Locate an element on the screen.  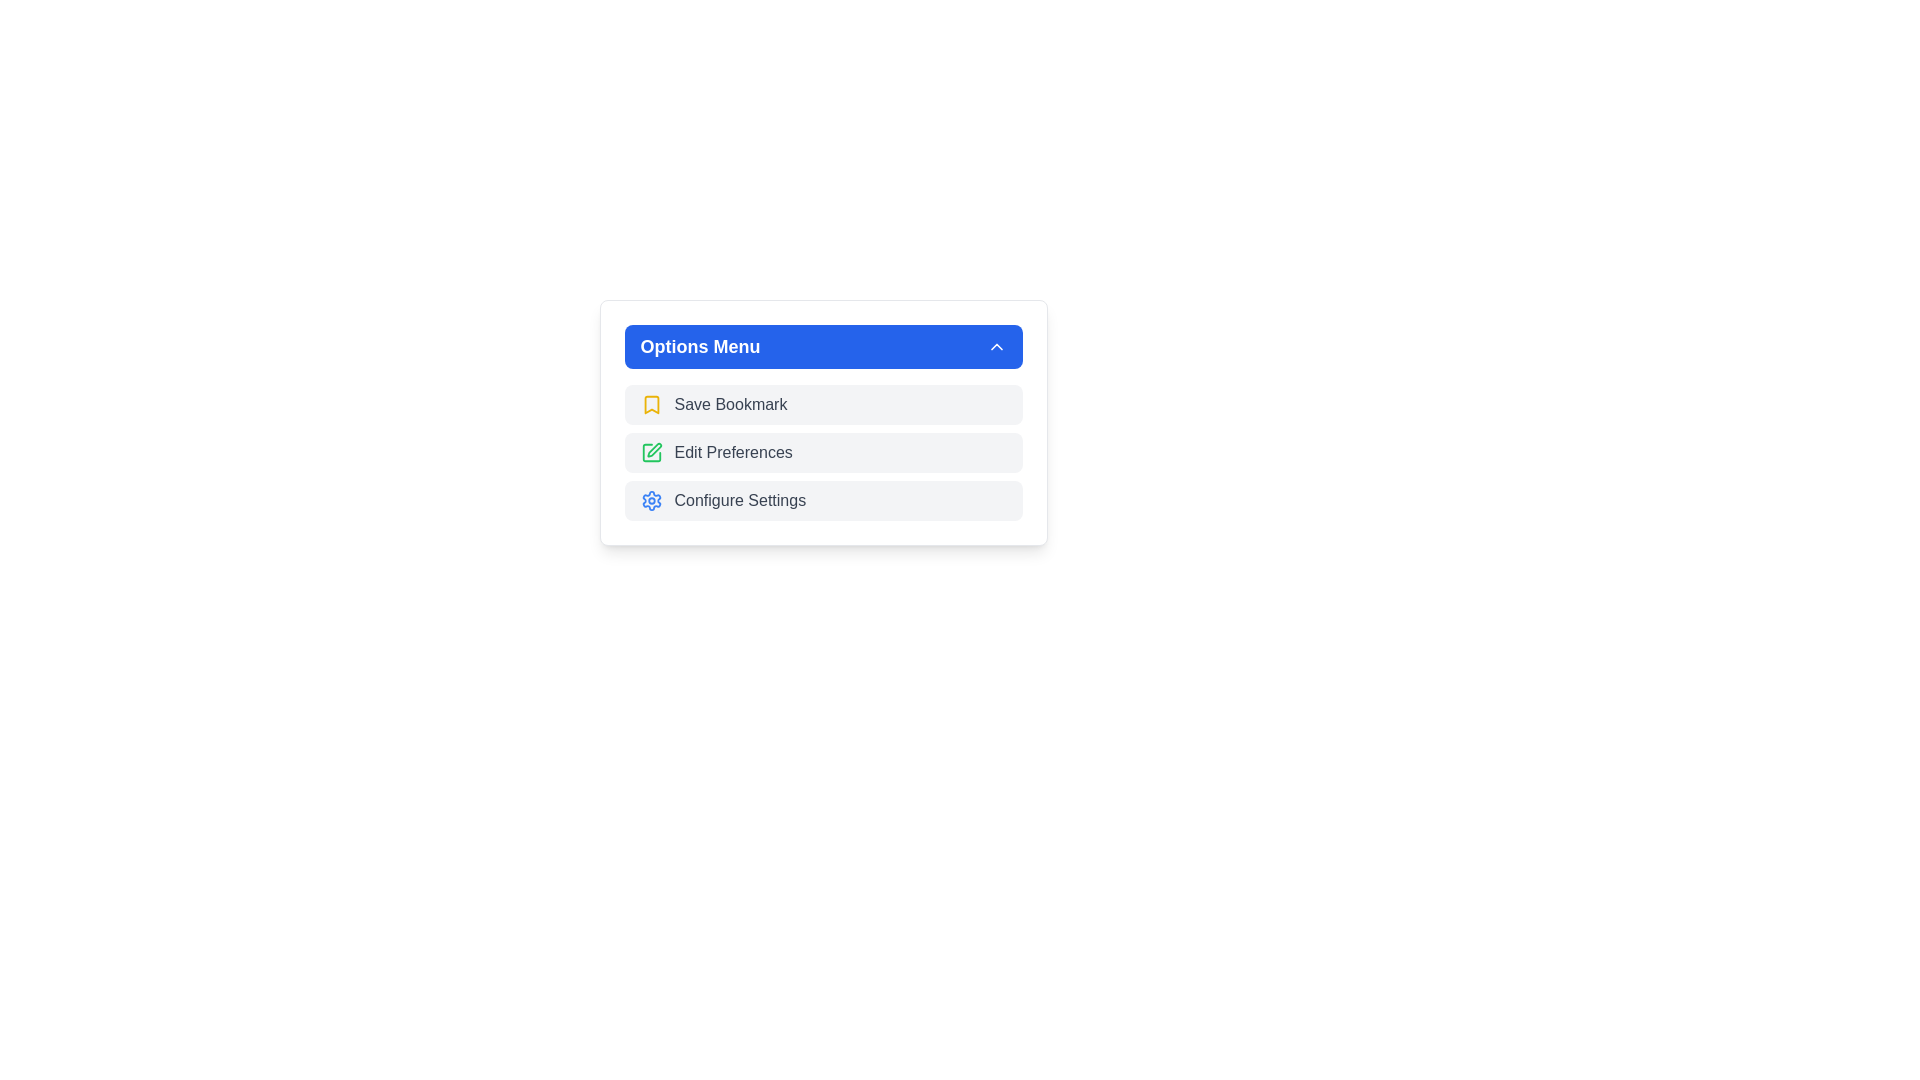
the upward-pointing chevron icon located in the top-right corner of the blue 'Options Menu' toolbar is located at coordinates (996, 346).